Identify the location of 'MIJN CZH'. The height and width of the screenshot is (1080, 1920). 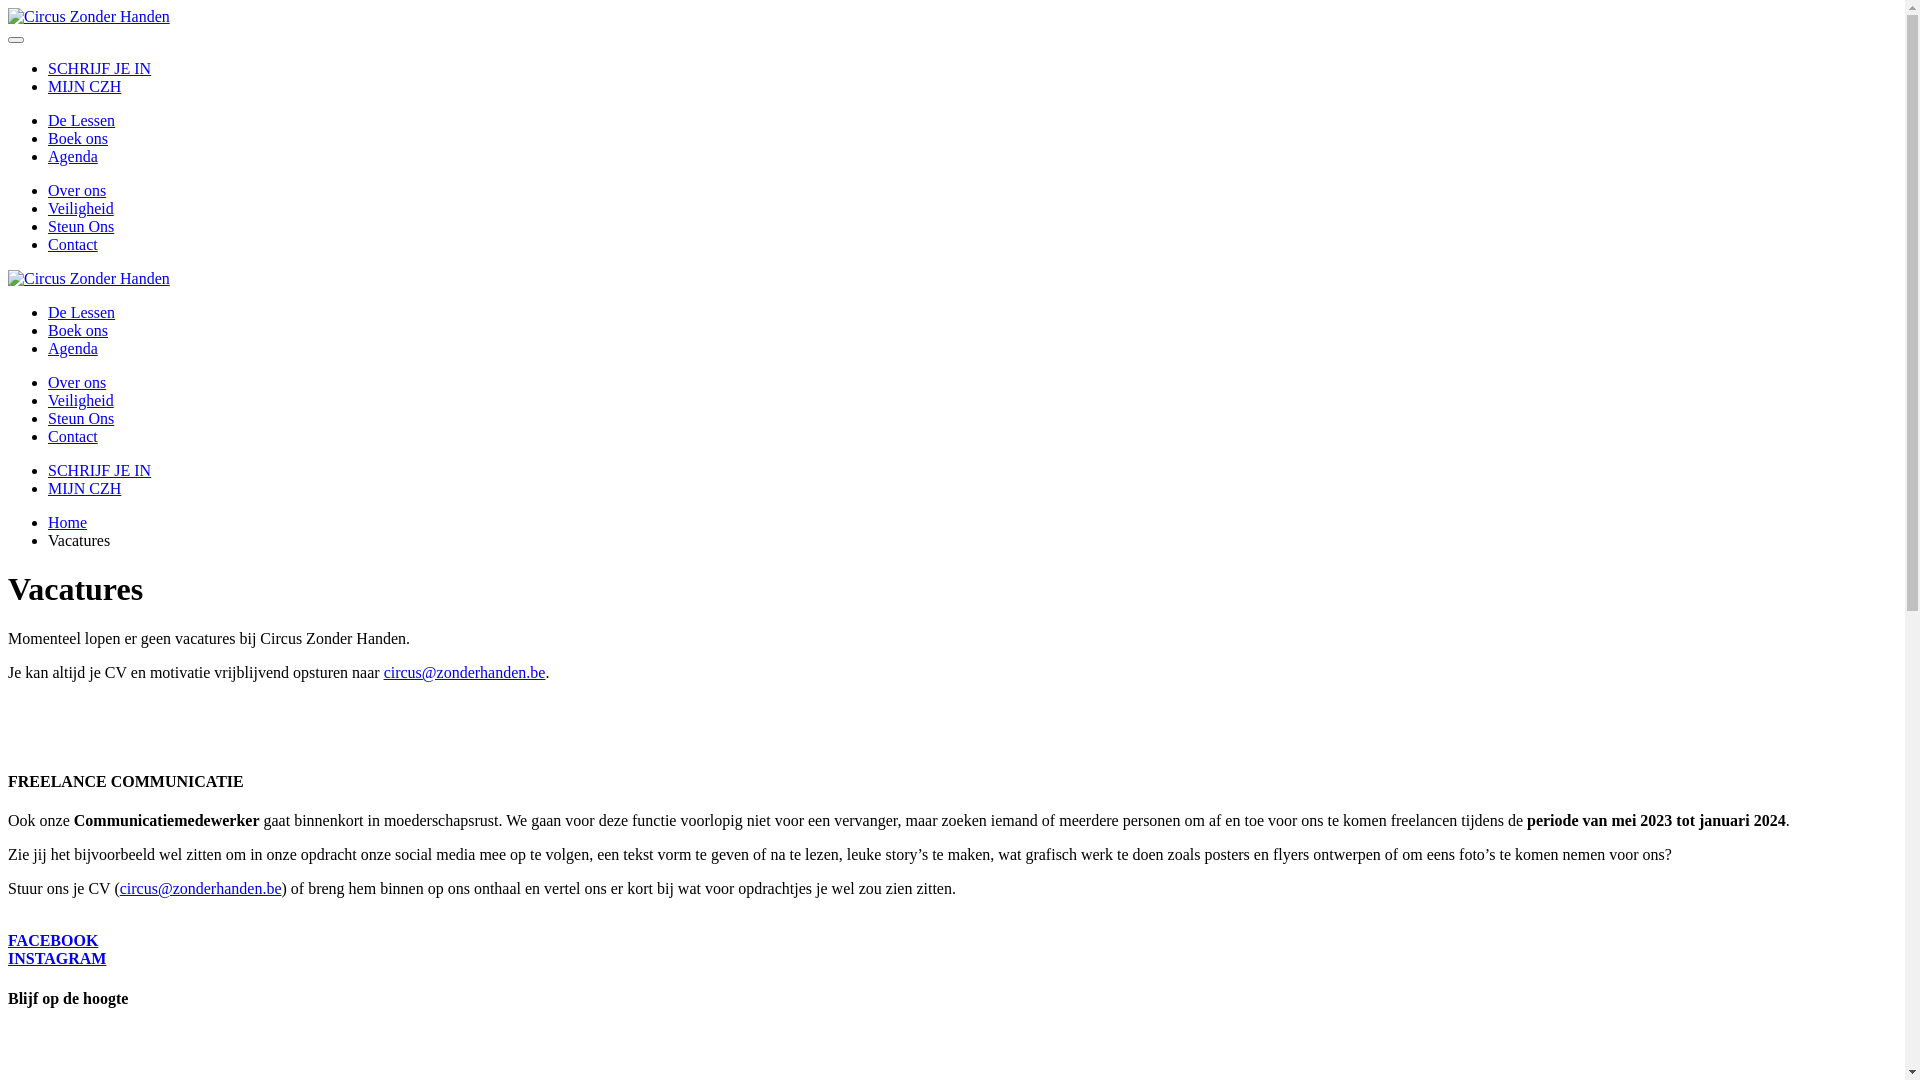
(83, 85).